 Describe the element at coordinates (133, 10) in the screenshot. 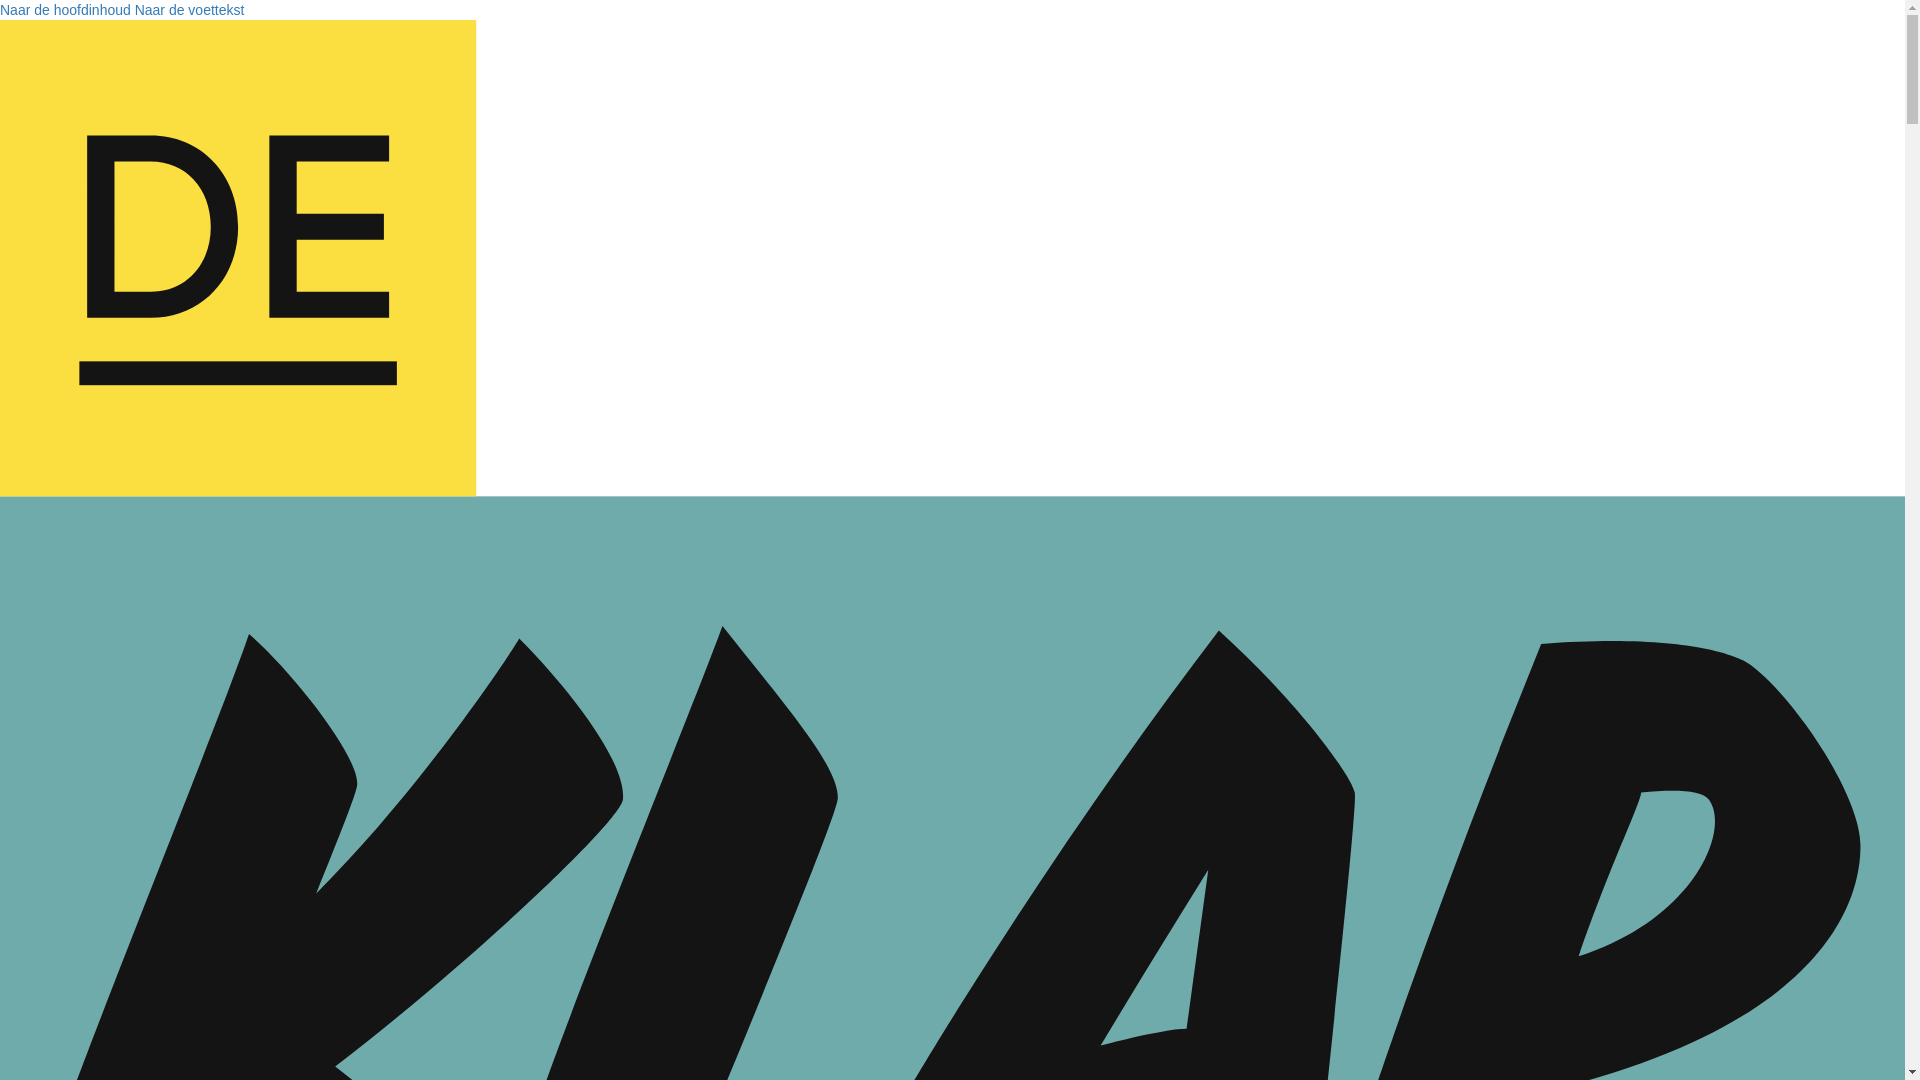

I see `'Naar de voettekst'` at that location.